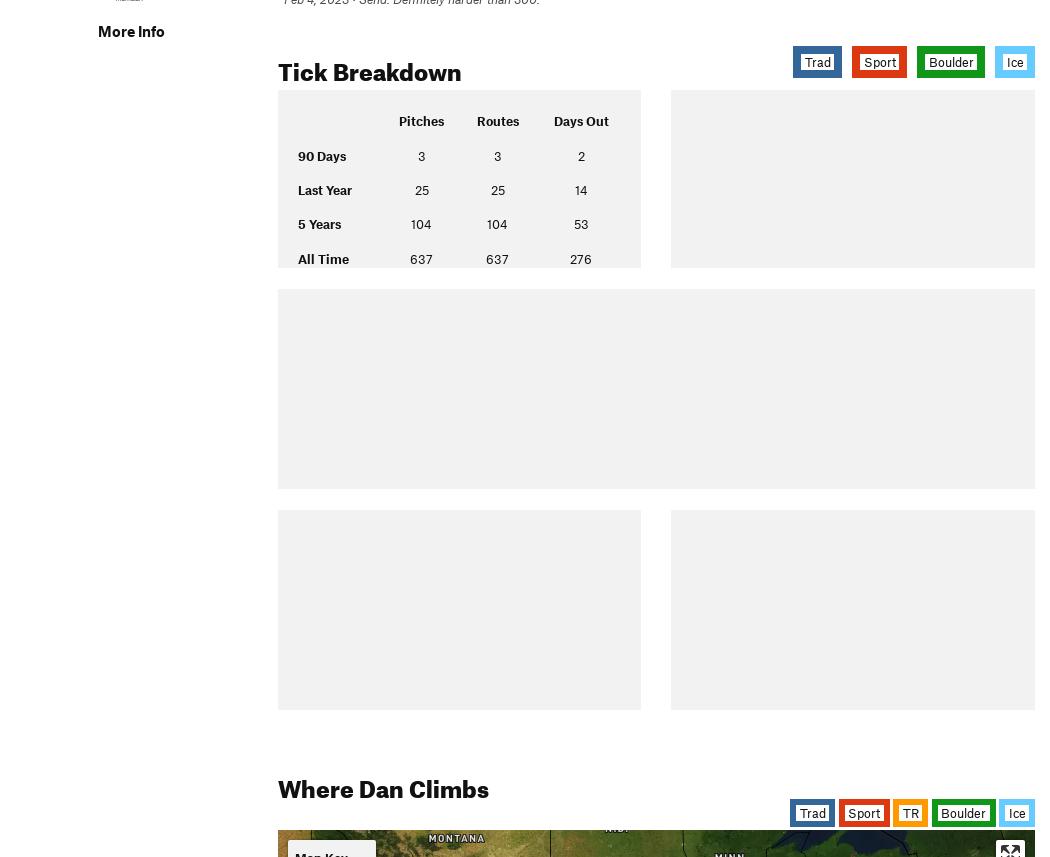 Image resolution: width=1050 pixels, height=857 pixels. Describe the element at coordinates (322, 258) in the screenshot. I see `'All Time'` at that location.